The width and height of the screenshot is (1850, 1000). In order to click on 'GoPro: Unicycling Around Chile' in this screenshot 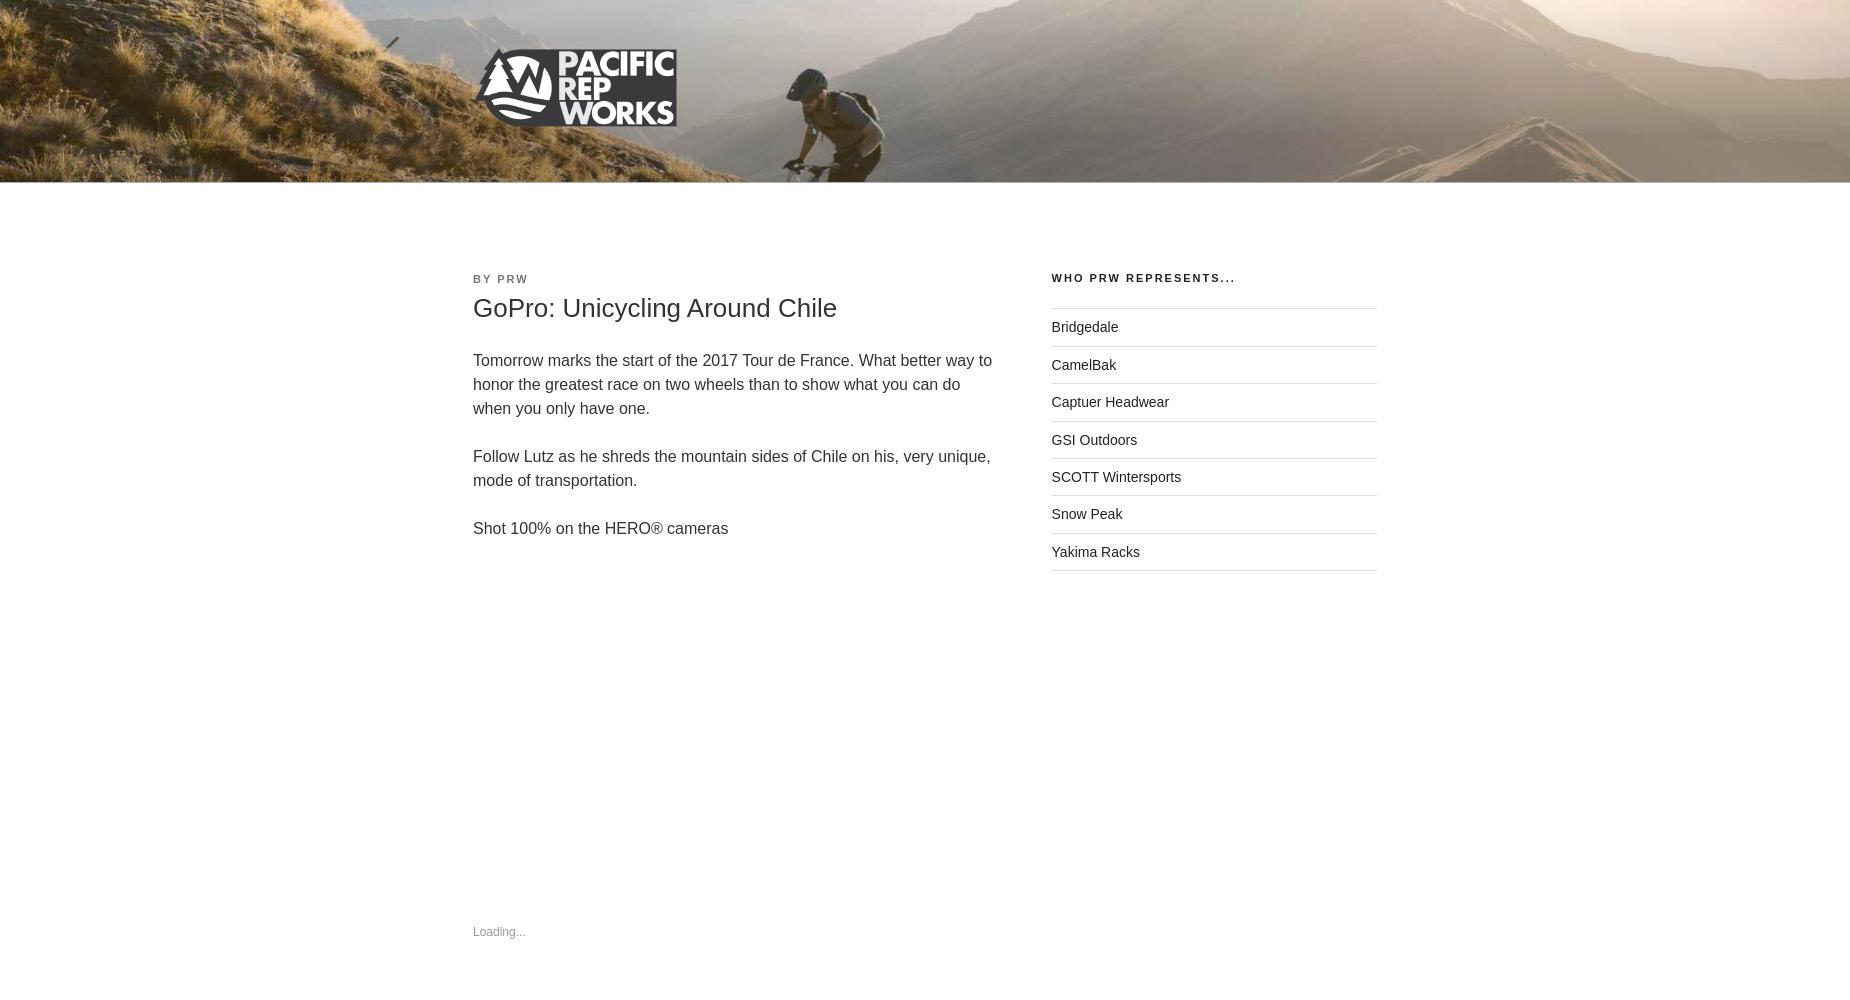, I will do `click(655, 308)`.